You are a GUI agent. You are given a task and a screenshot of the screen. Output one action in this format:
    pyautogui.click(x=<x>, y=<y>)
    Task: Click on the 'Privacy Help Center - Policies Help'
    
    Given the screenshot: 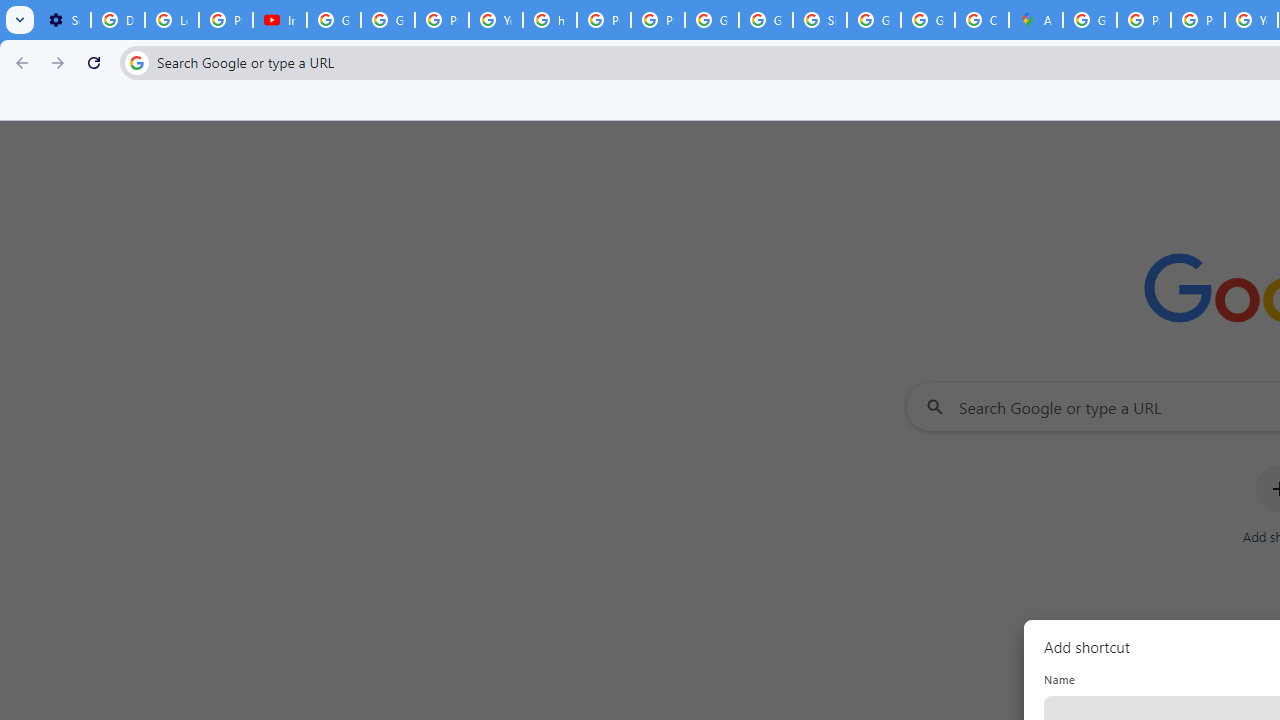 What is the action you would take?
    pyautogui.click(x=1198, y=20)
    